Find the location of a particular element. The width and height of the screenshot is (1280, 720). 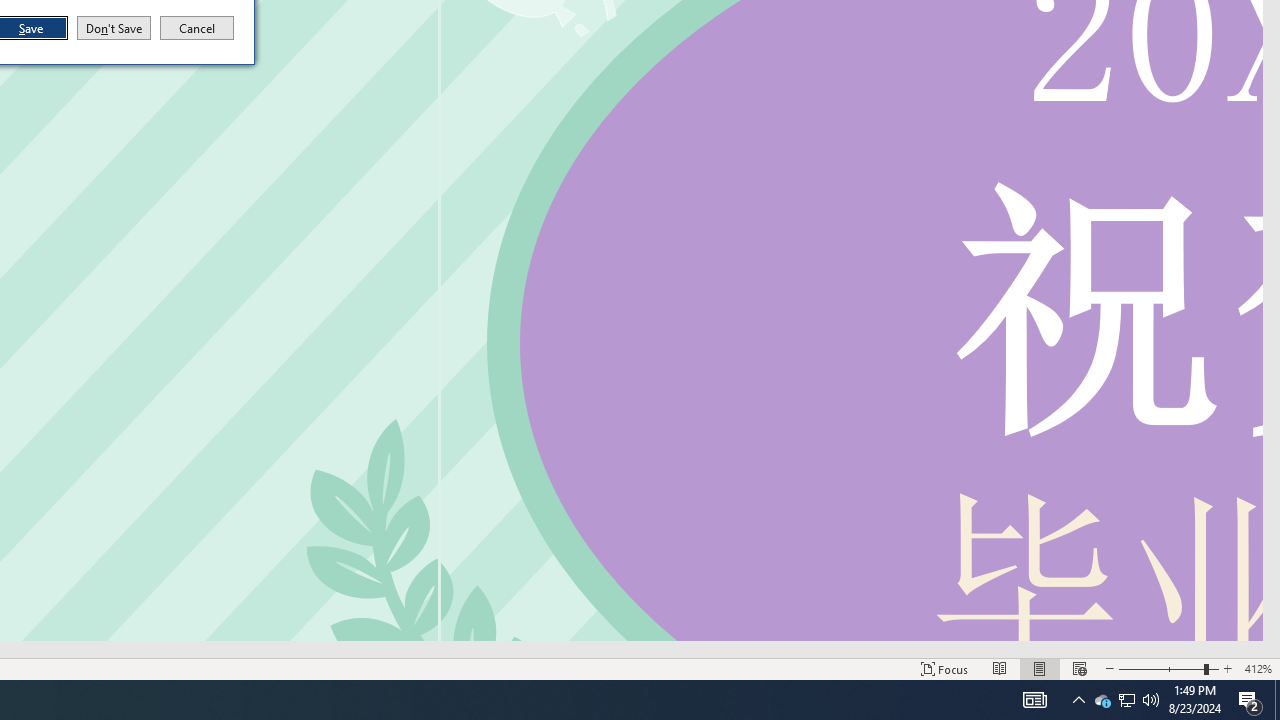

'AutomationID: 4105' is located at coordinates (1034, 698).